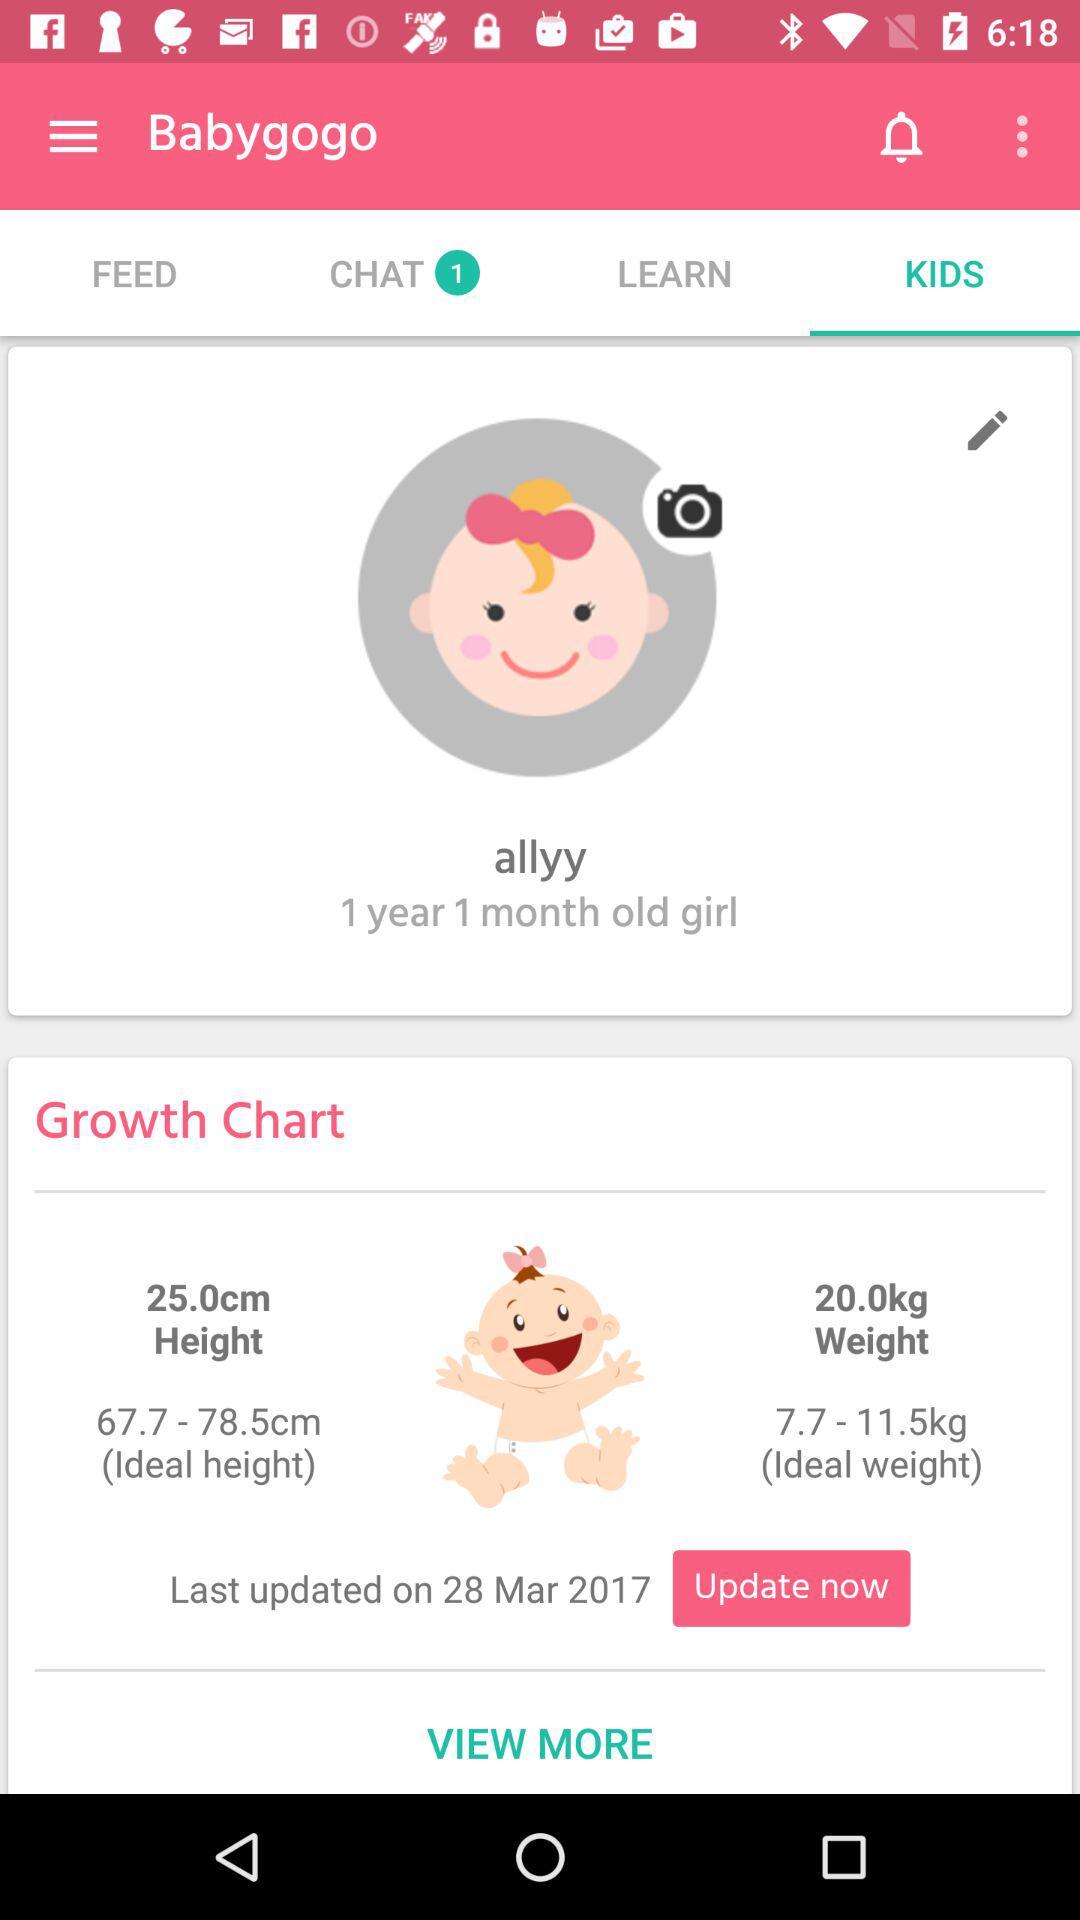 The height and width of the screenshot is (1920, 1080). What do you see at coordinates (986, 429) in the screenshot?
I see `edit` at bounding box center [986, 429].